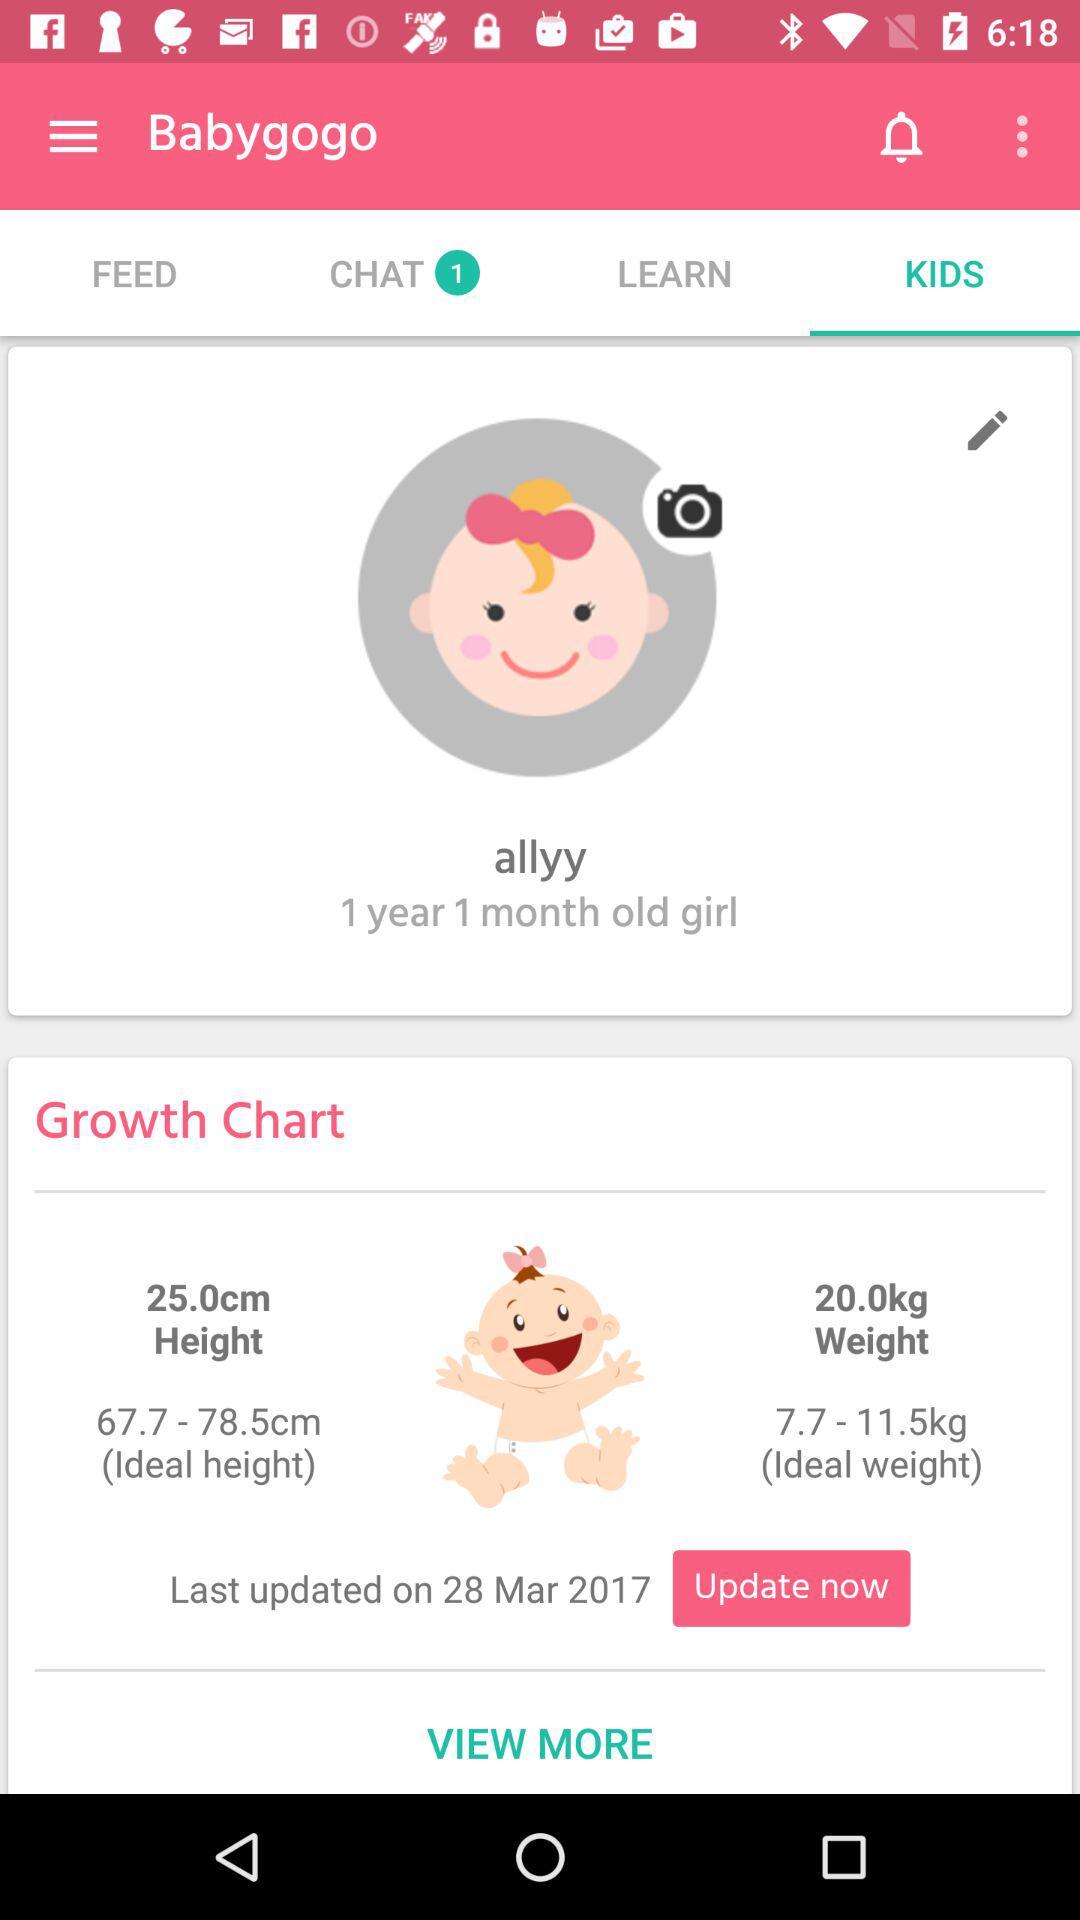 The height and width of the screenshot is (1920, 1080). What do you see at coordinates (986, 429) in the screenshot?
I see `edit` at bounding box center [986, 429].